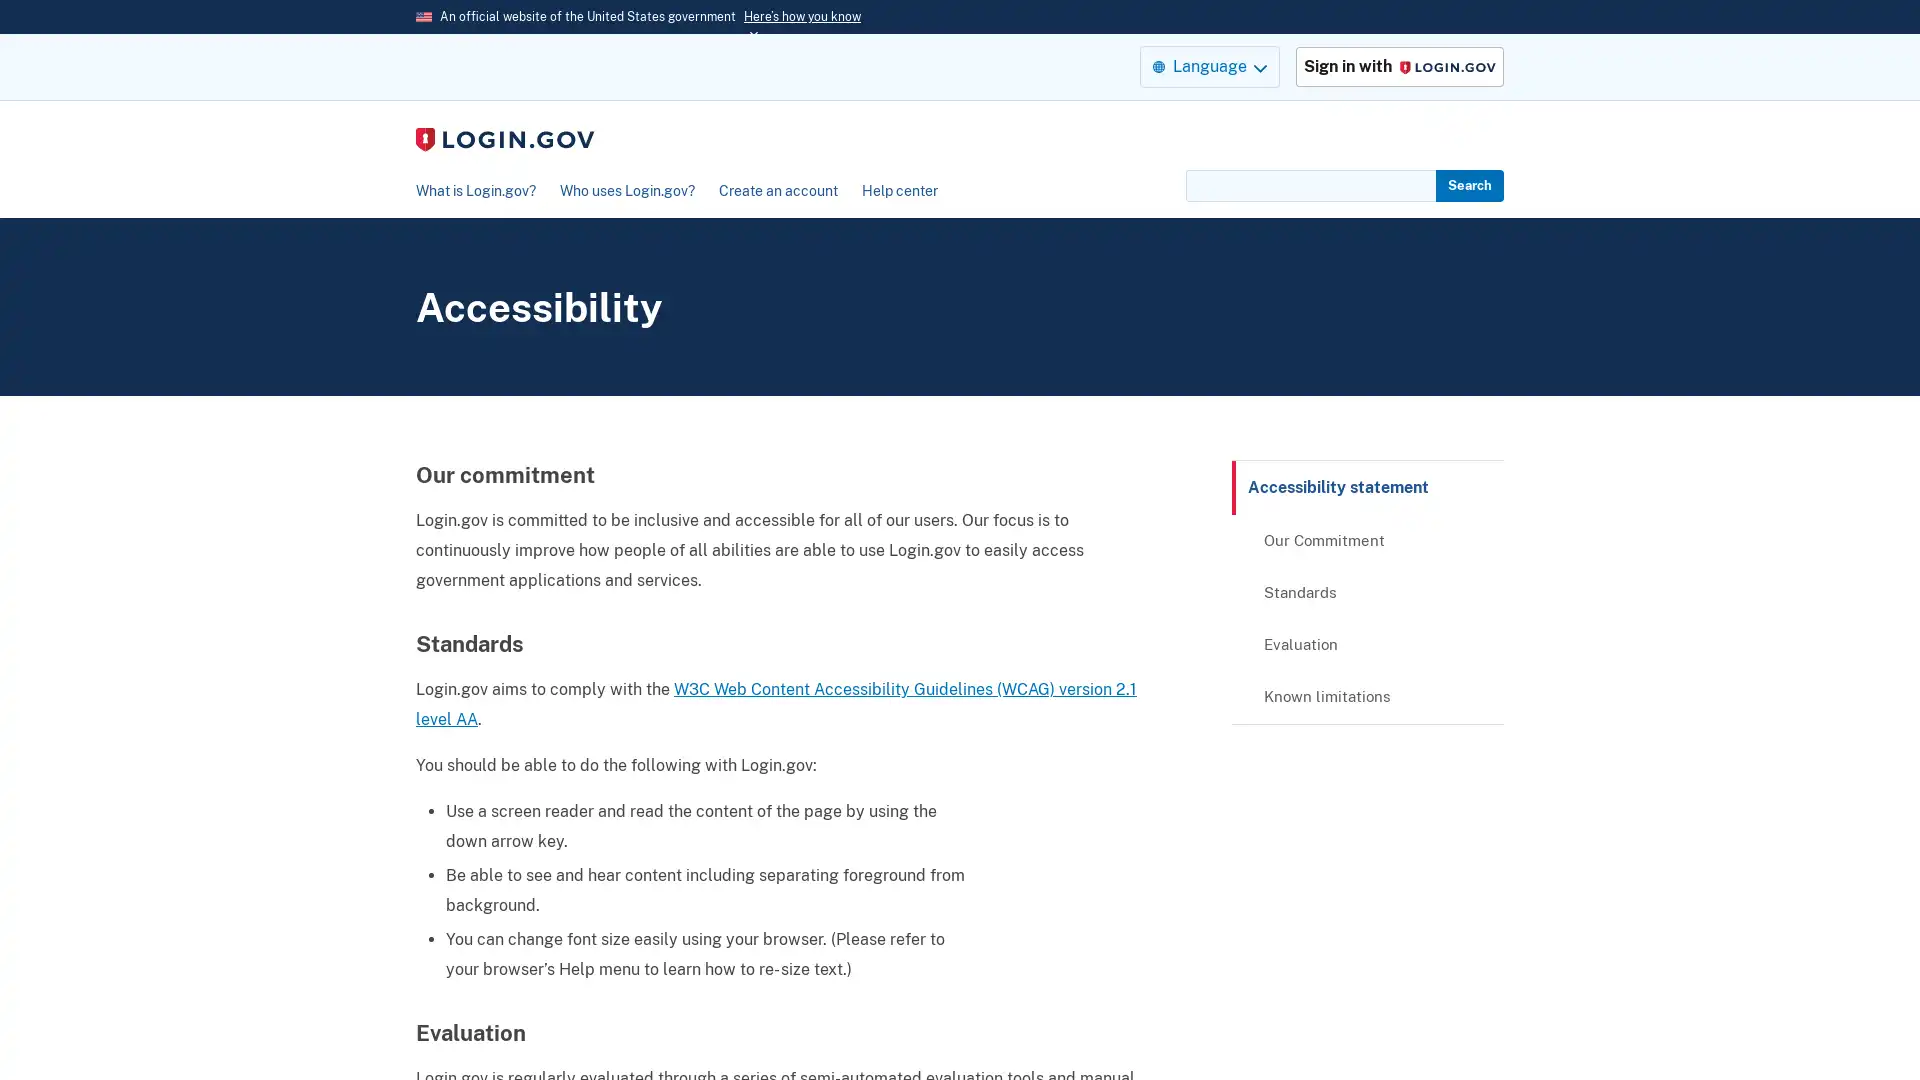 The image size is (1920, 1080). Describe the element at coordinates (802, 16) in the screenshot. I see `Heres how you know` at that location.